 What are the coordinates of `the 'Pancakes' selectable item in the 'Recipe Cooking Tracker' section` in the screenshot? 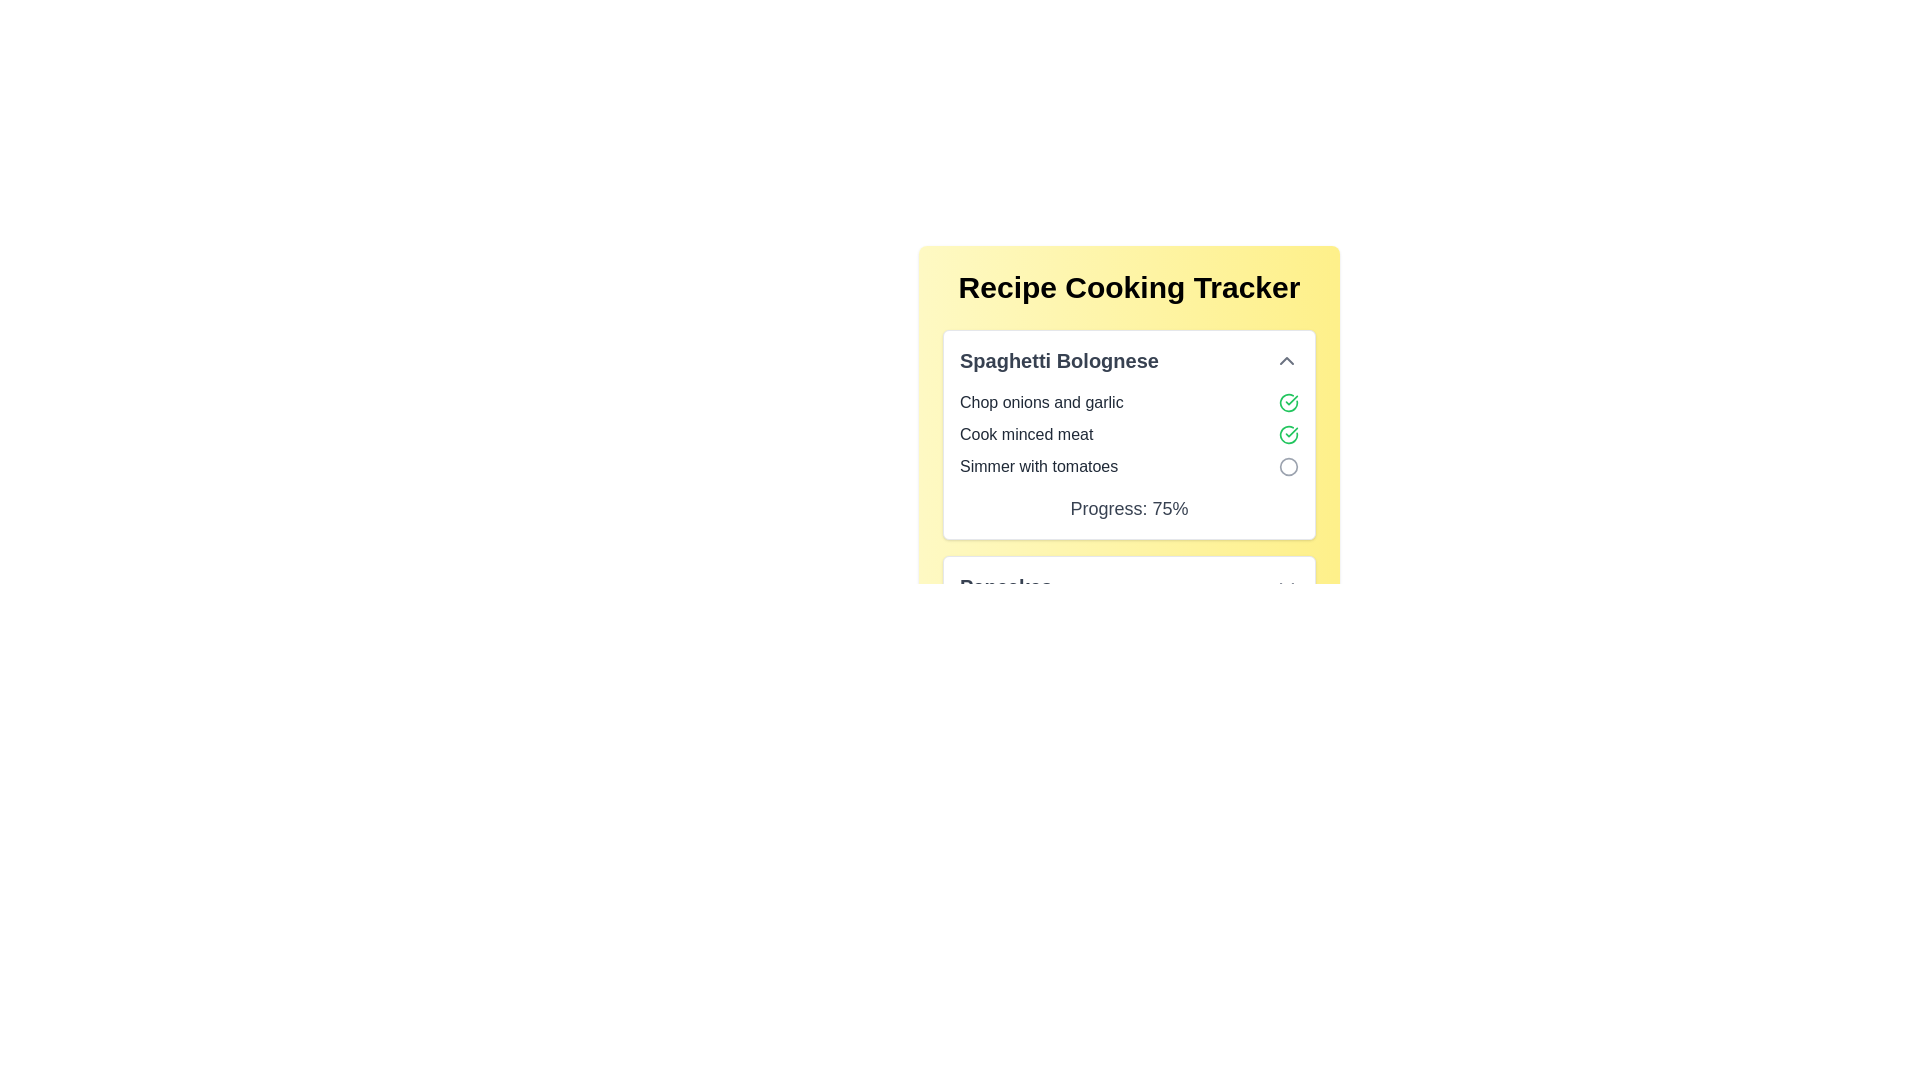 It's located at (1129, 585).